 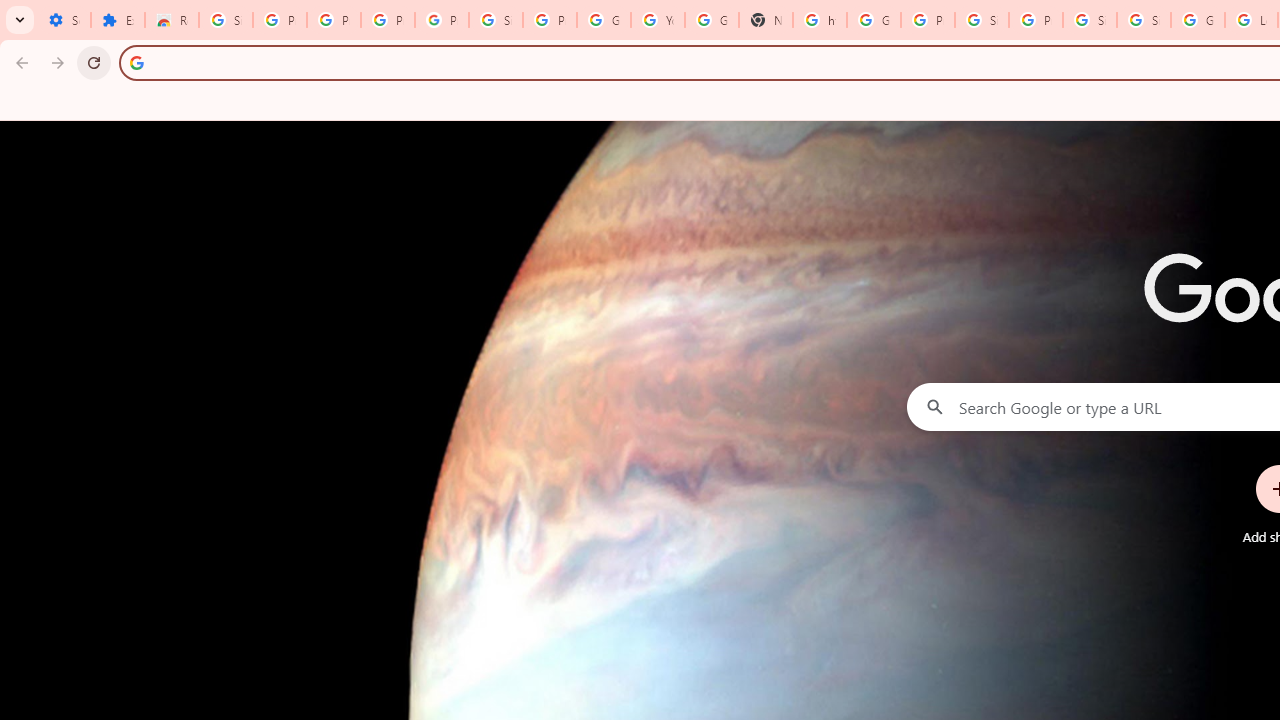 I want to click on 'Google Account', so click(x=603, y=20).